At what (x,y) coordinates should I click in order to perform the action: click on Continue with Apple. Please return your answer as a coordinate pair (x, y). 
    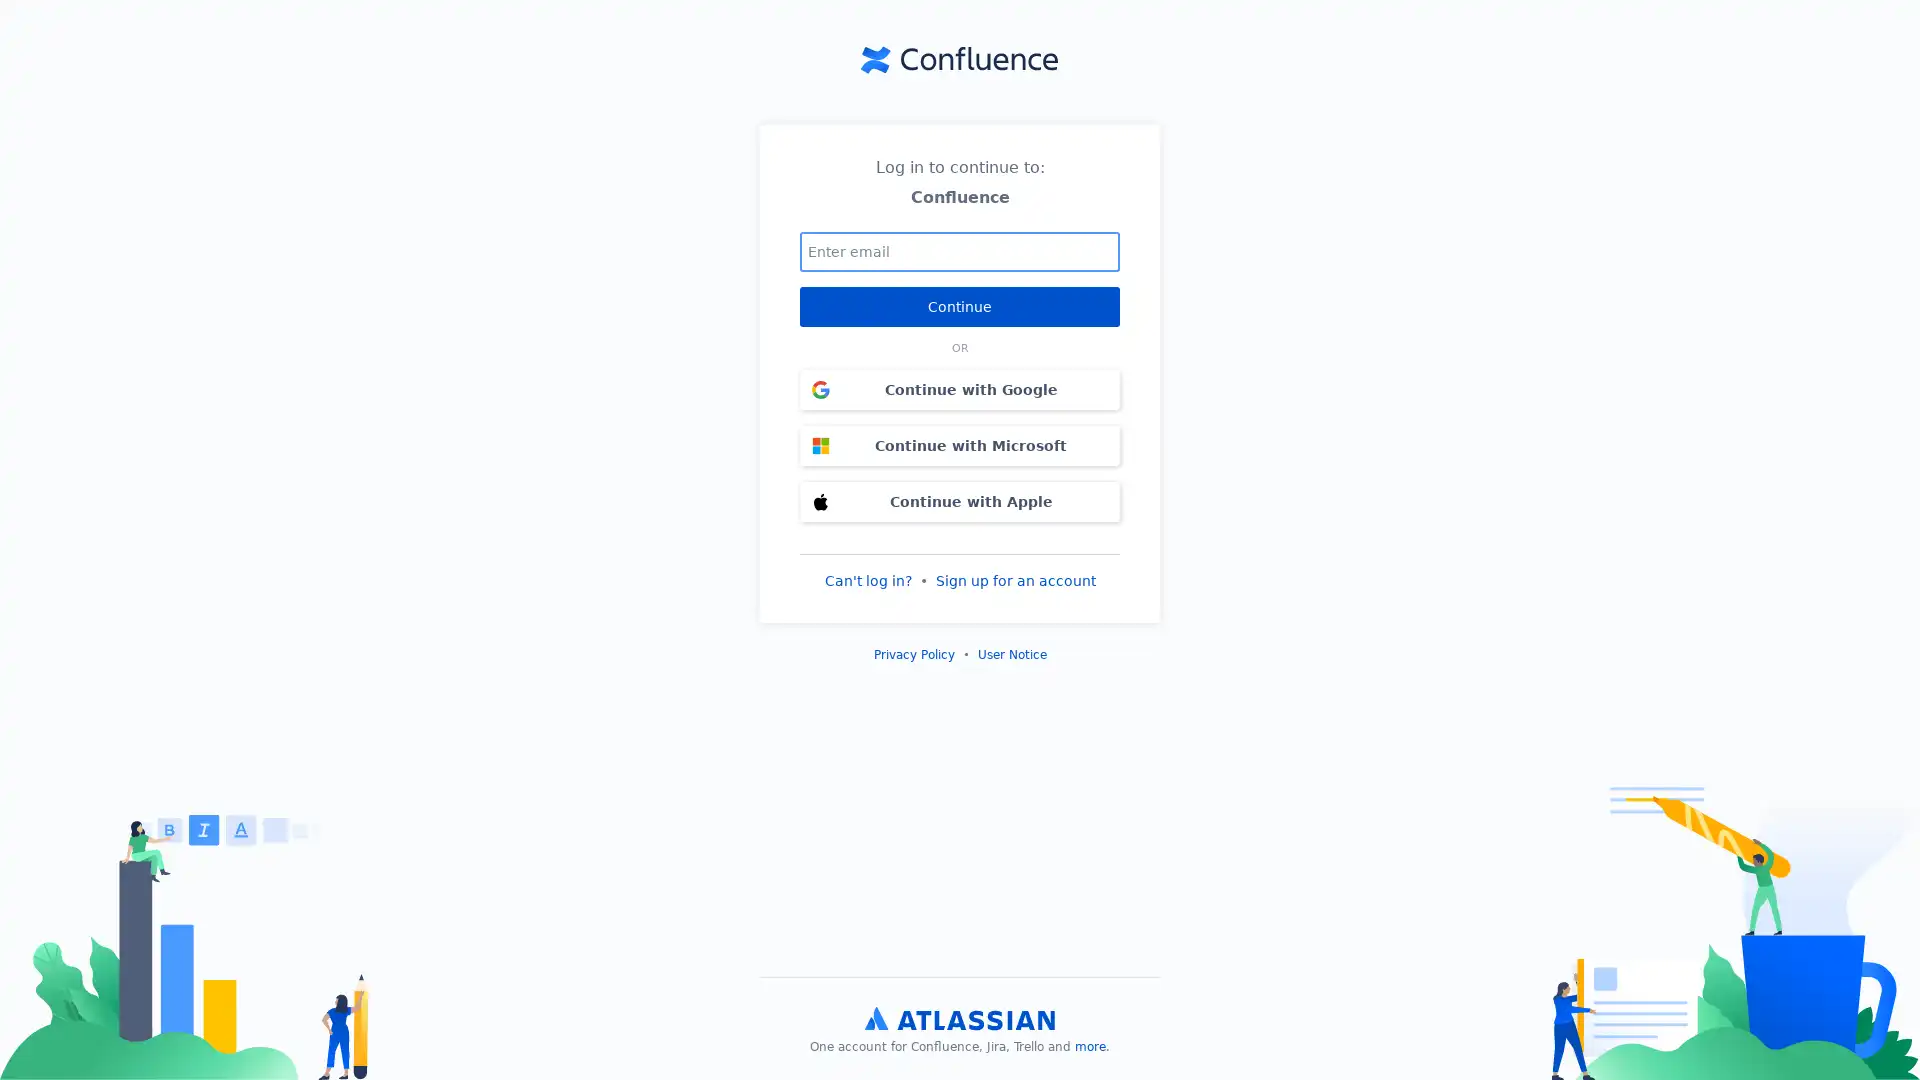
    Looking at the image, I should click on (960, 500).